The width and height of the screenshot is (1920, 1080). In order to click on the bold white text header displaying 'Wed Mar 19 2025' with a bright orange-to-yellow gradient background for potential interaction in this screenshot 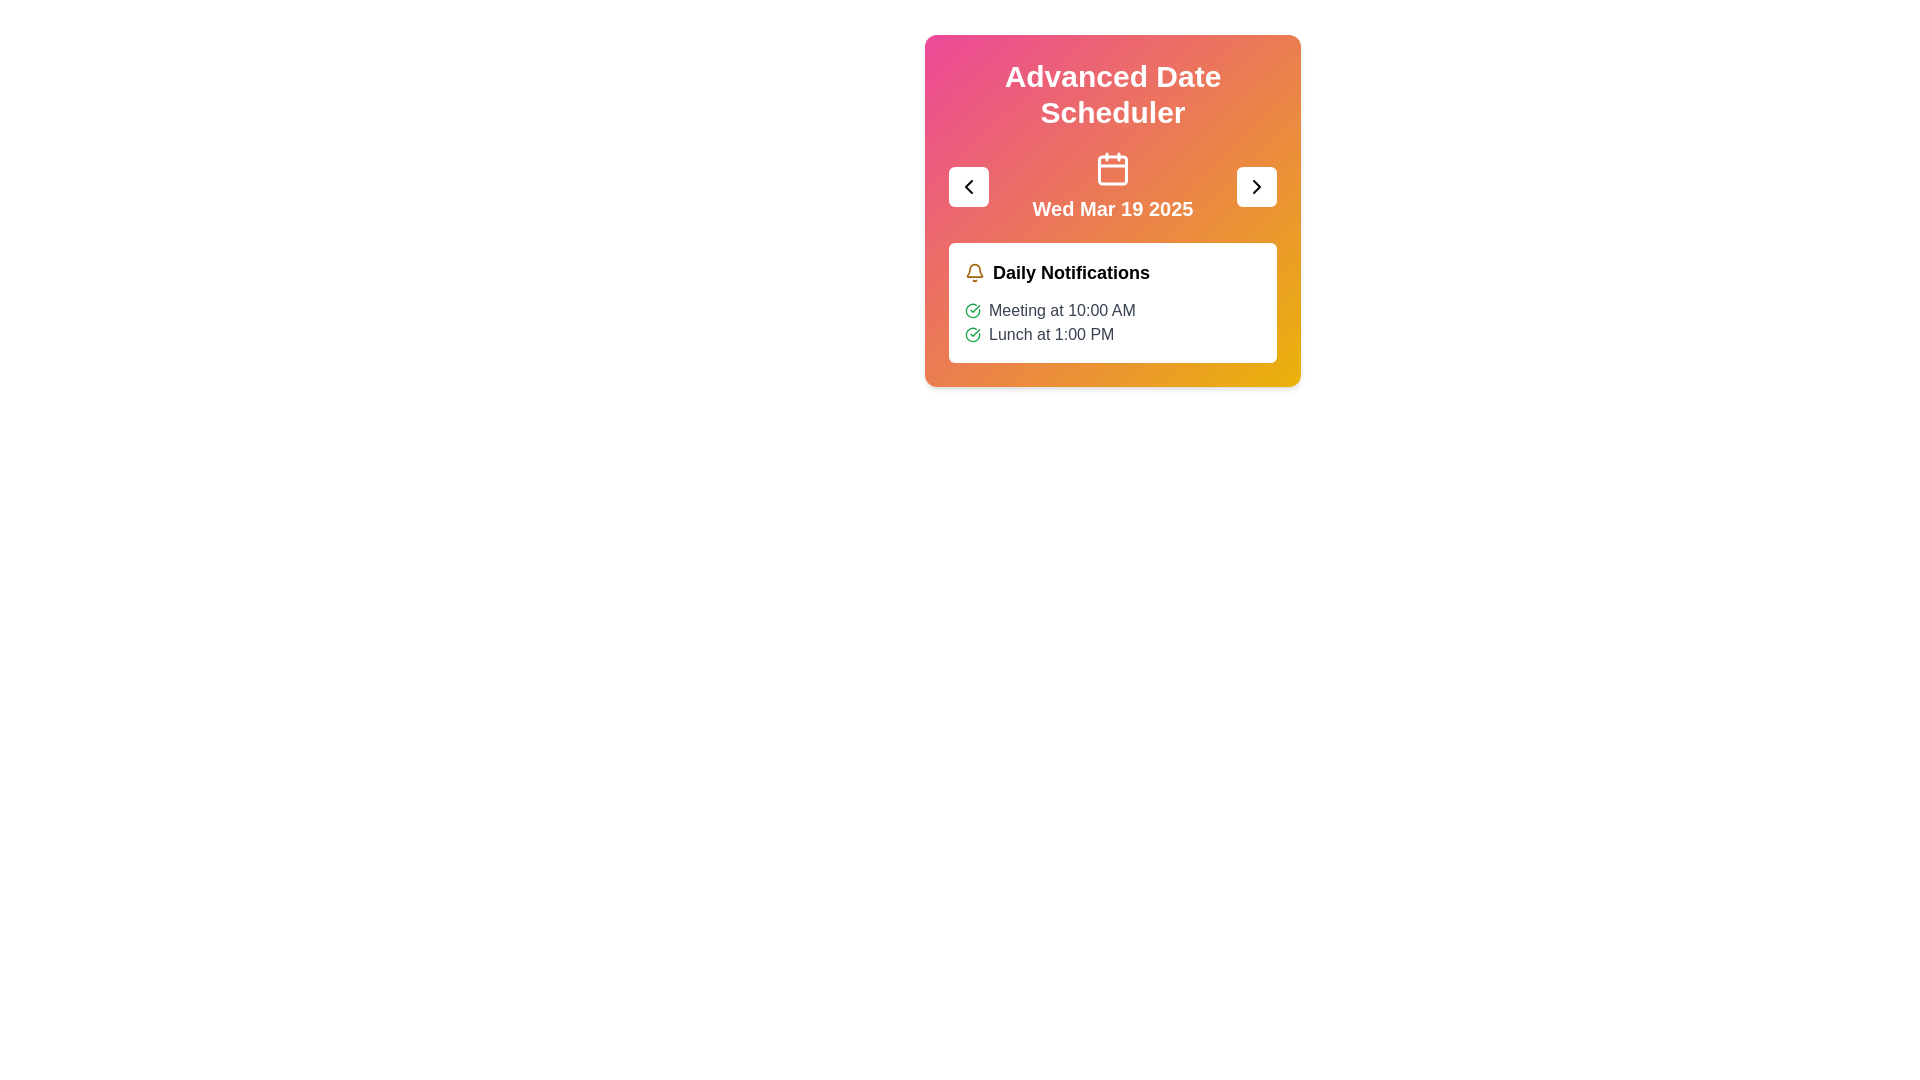, I will do `click(1112, 208)`.